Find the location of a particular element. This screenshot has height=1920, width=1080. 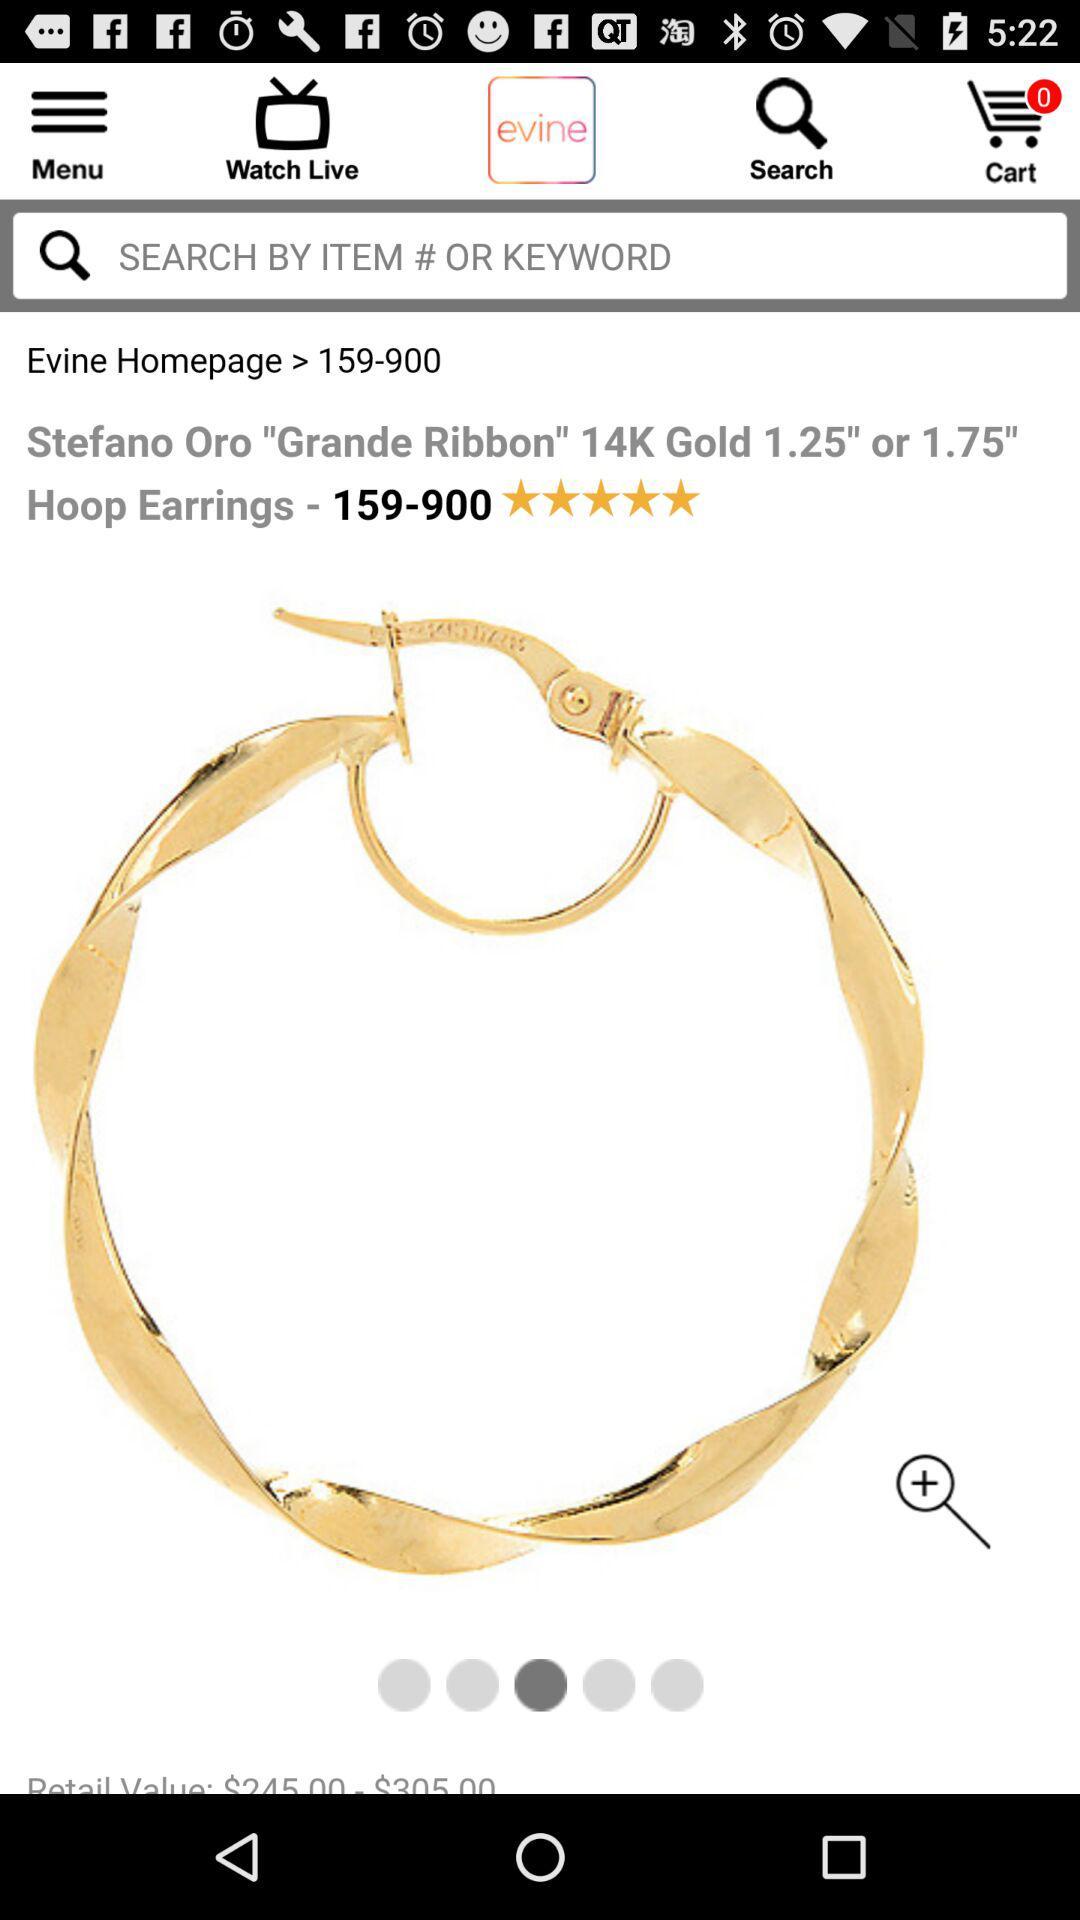

search the input text to right is located at coordinates (63, 254).